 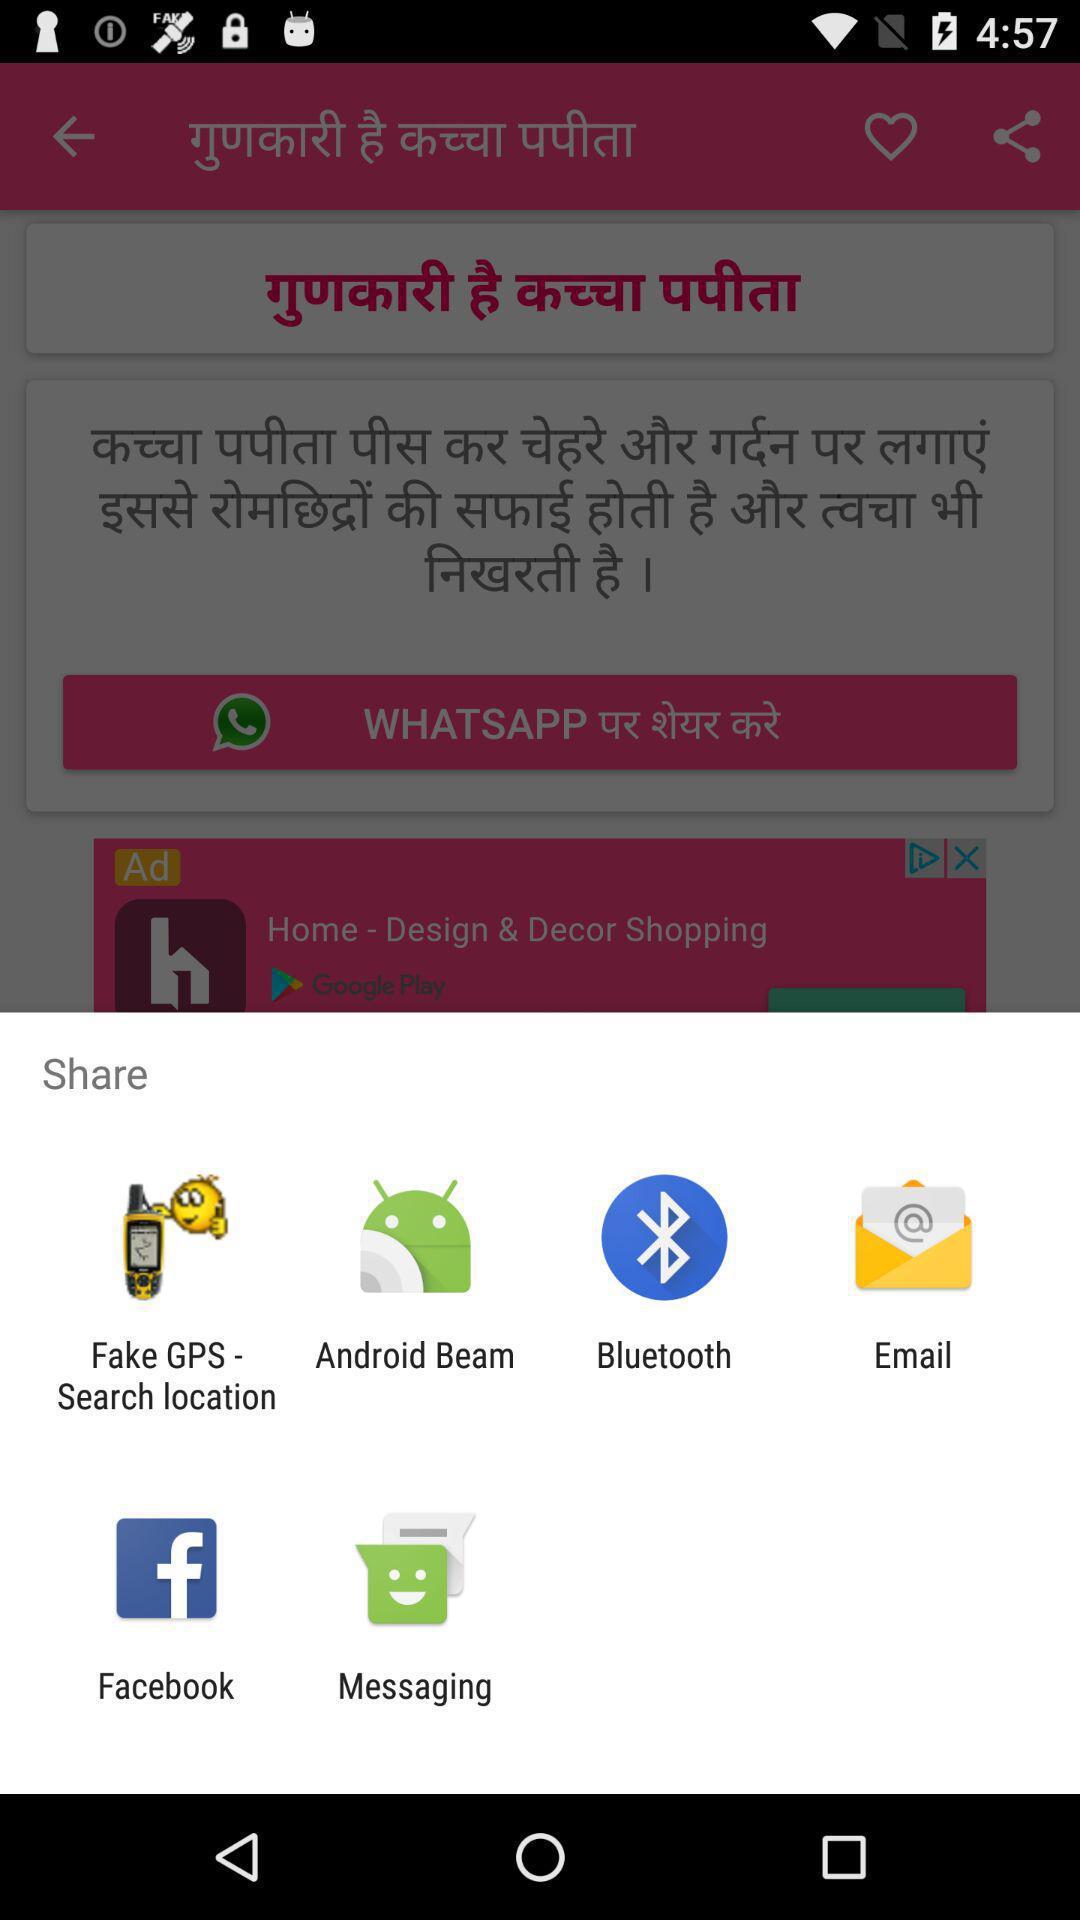 I want to click on fake gps search, so click(x=165, y=1374).